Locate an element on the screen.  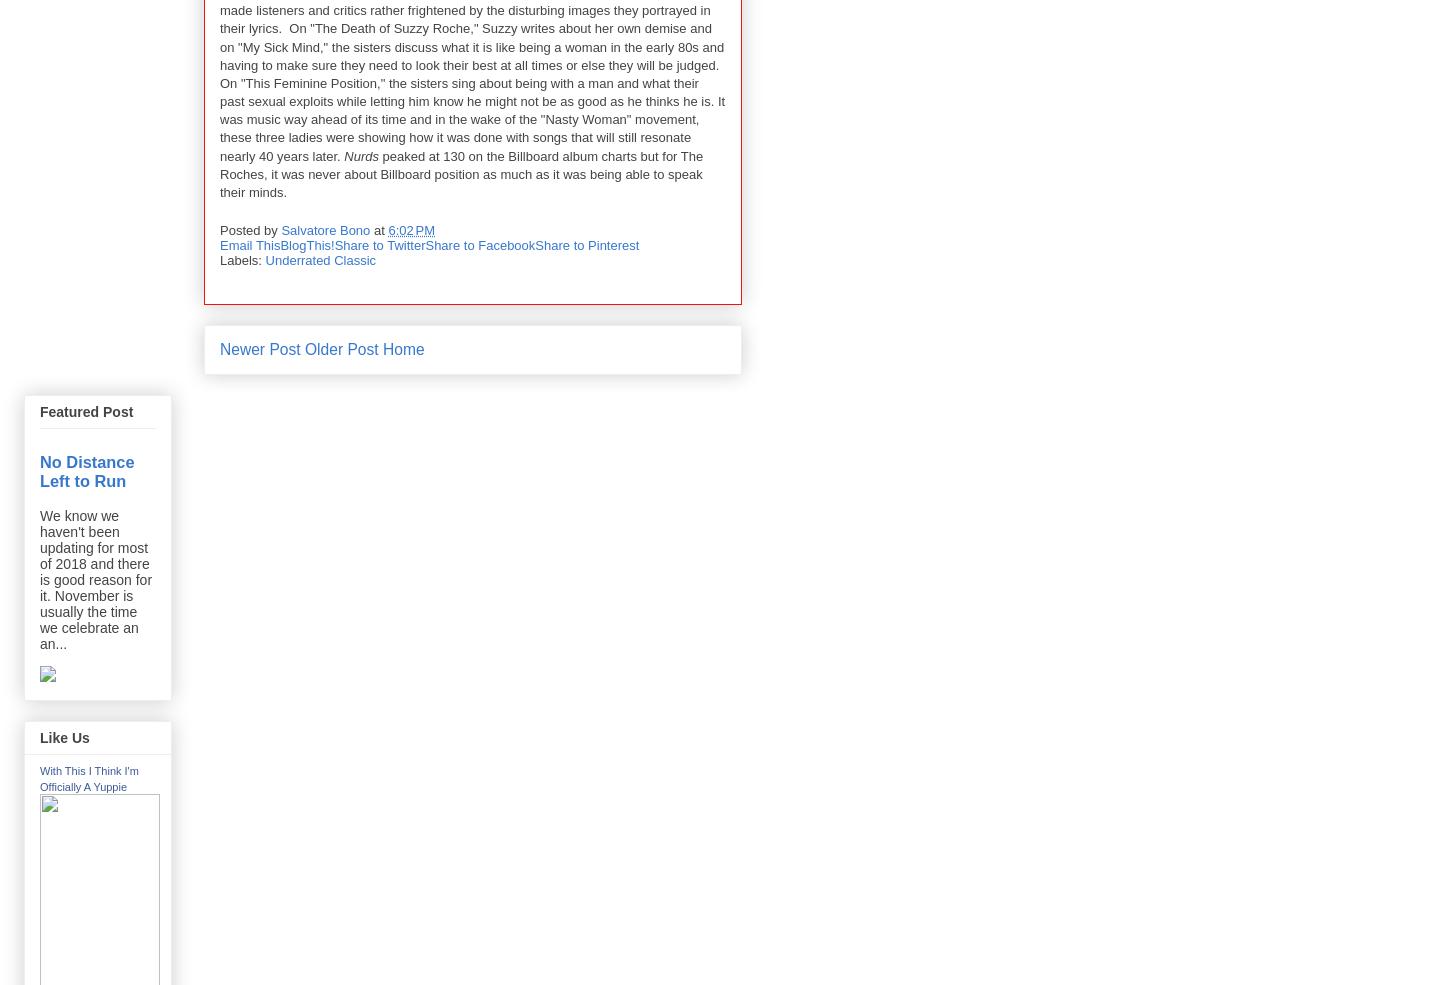
'at' is located at coordinates (380, 228).